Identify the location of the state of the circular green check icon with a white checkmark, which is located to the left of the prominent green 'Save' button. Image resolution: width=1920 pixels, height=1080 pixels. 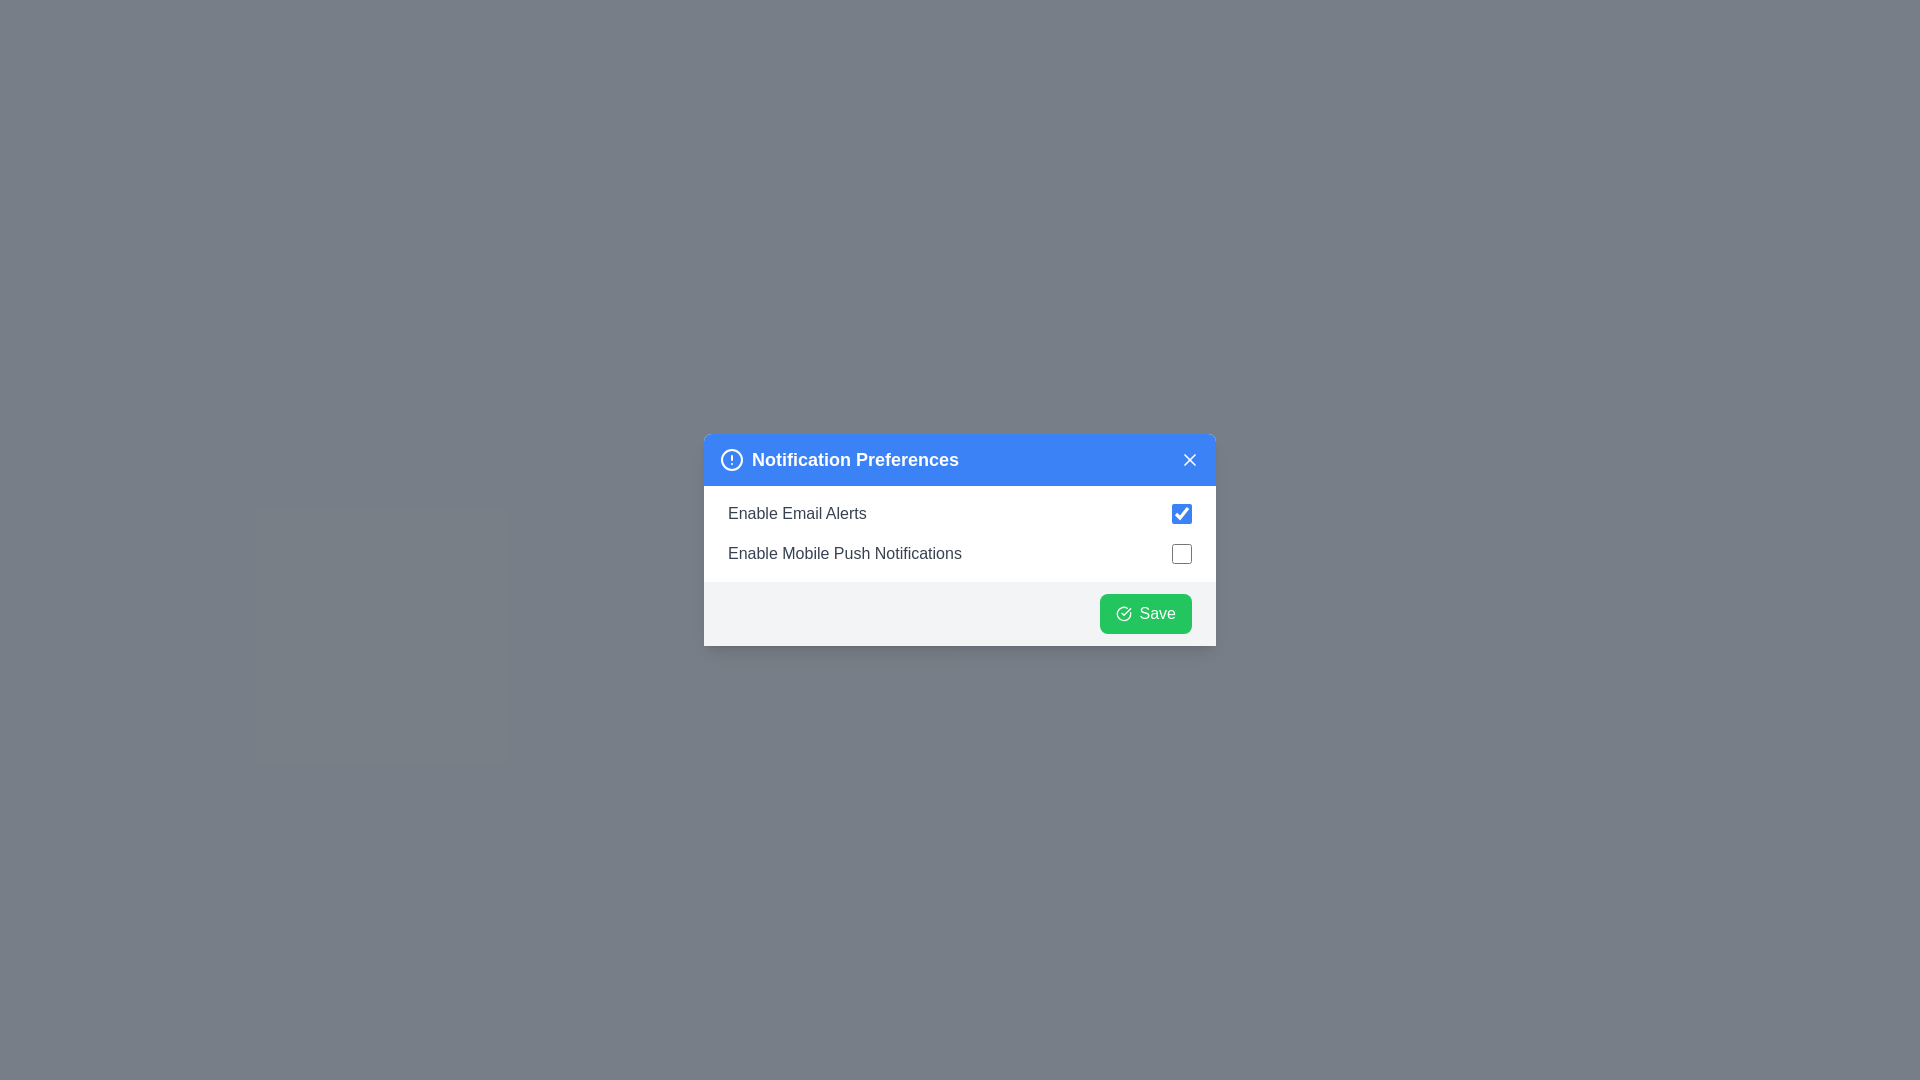
(1123, 612).